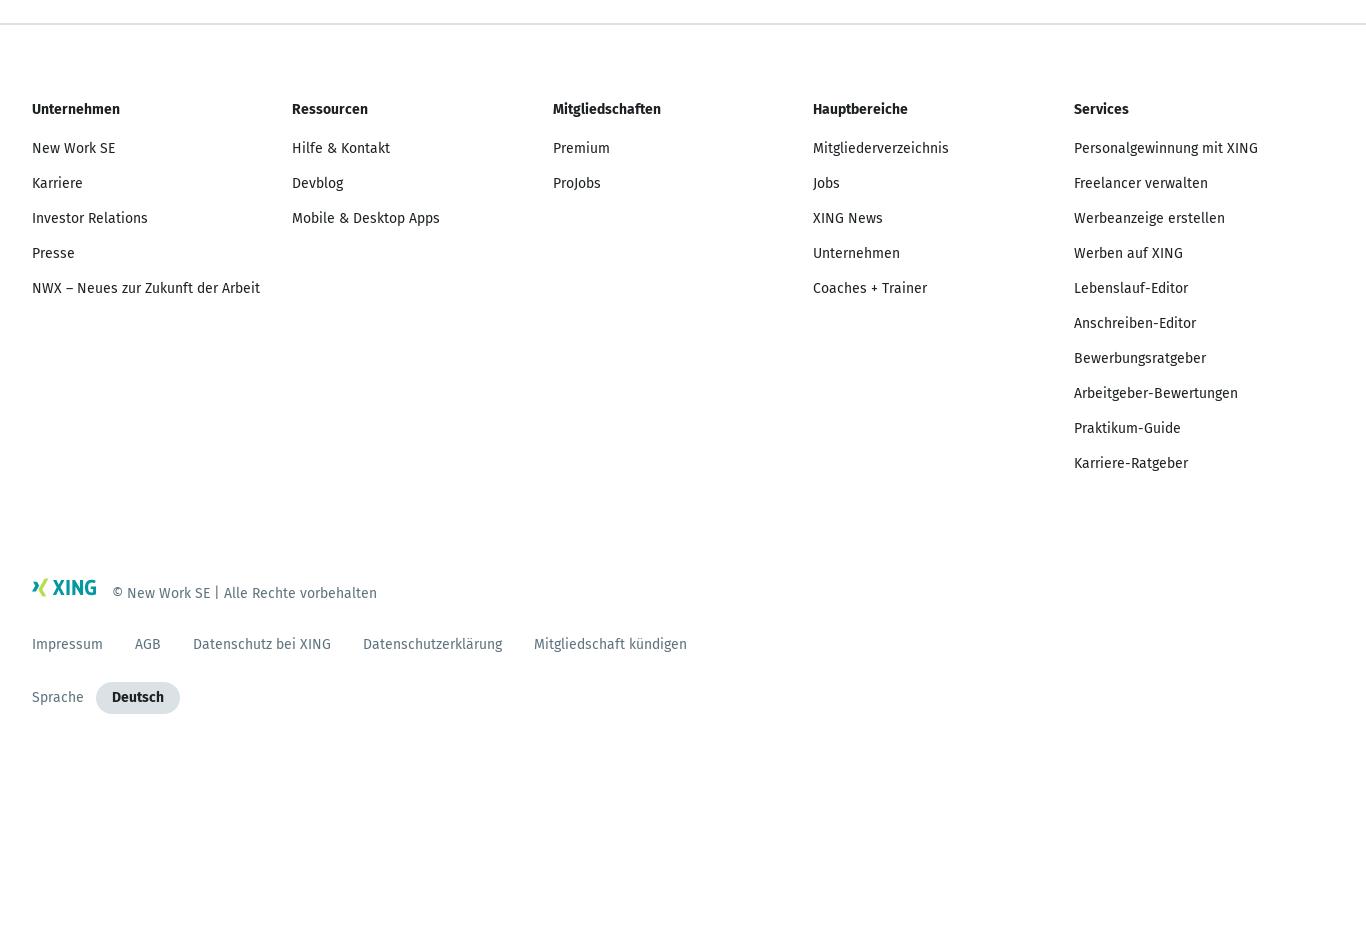 The height and width of the screenshot is (936, 1366). What do you see at coordinates (73, 147) in the screenshot?
I see `'New Work SE'` at bounding box center [73, 147].